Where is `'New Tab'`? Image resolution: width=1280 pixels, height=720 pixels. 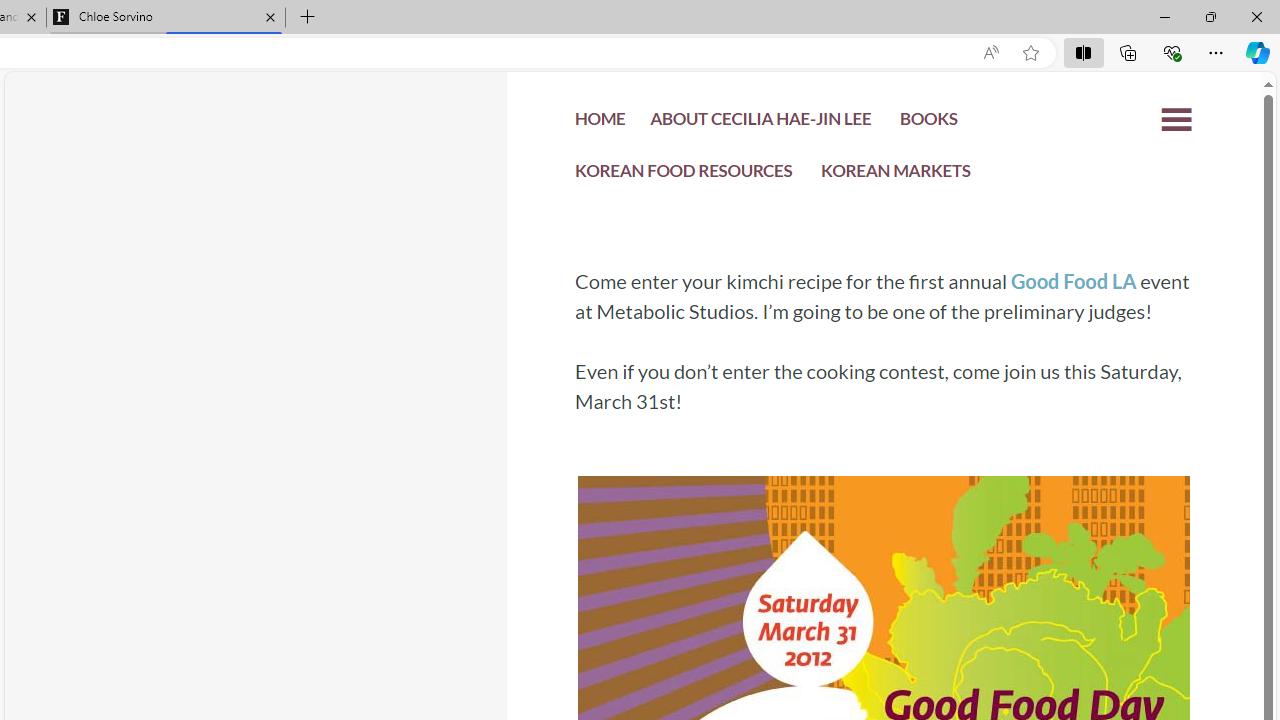 'New Tab' is located at coordinates (307, 17).